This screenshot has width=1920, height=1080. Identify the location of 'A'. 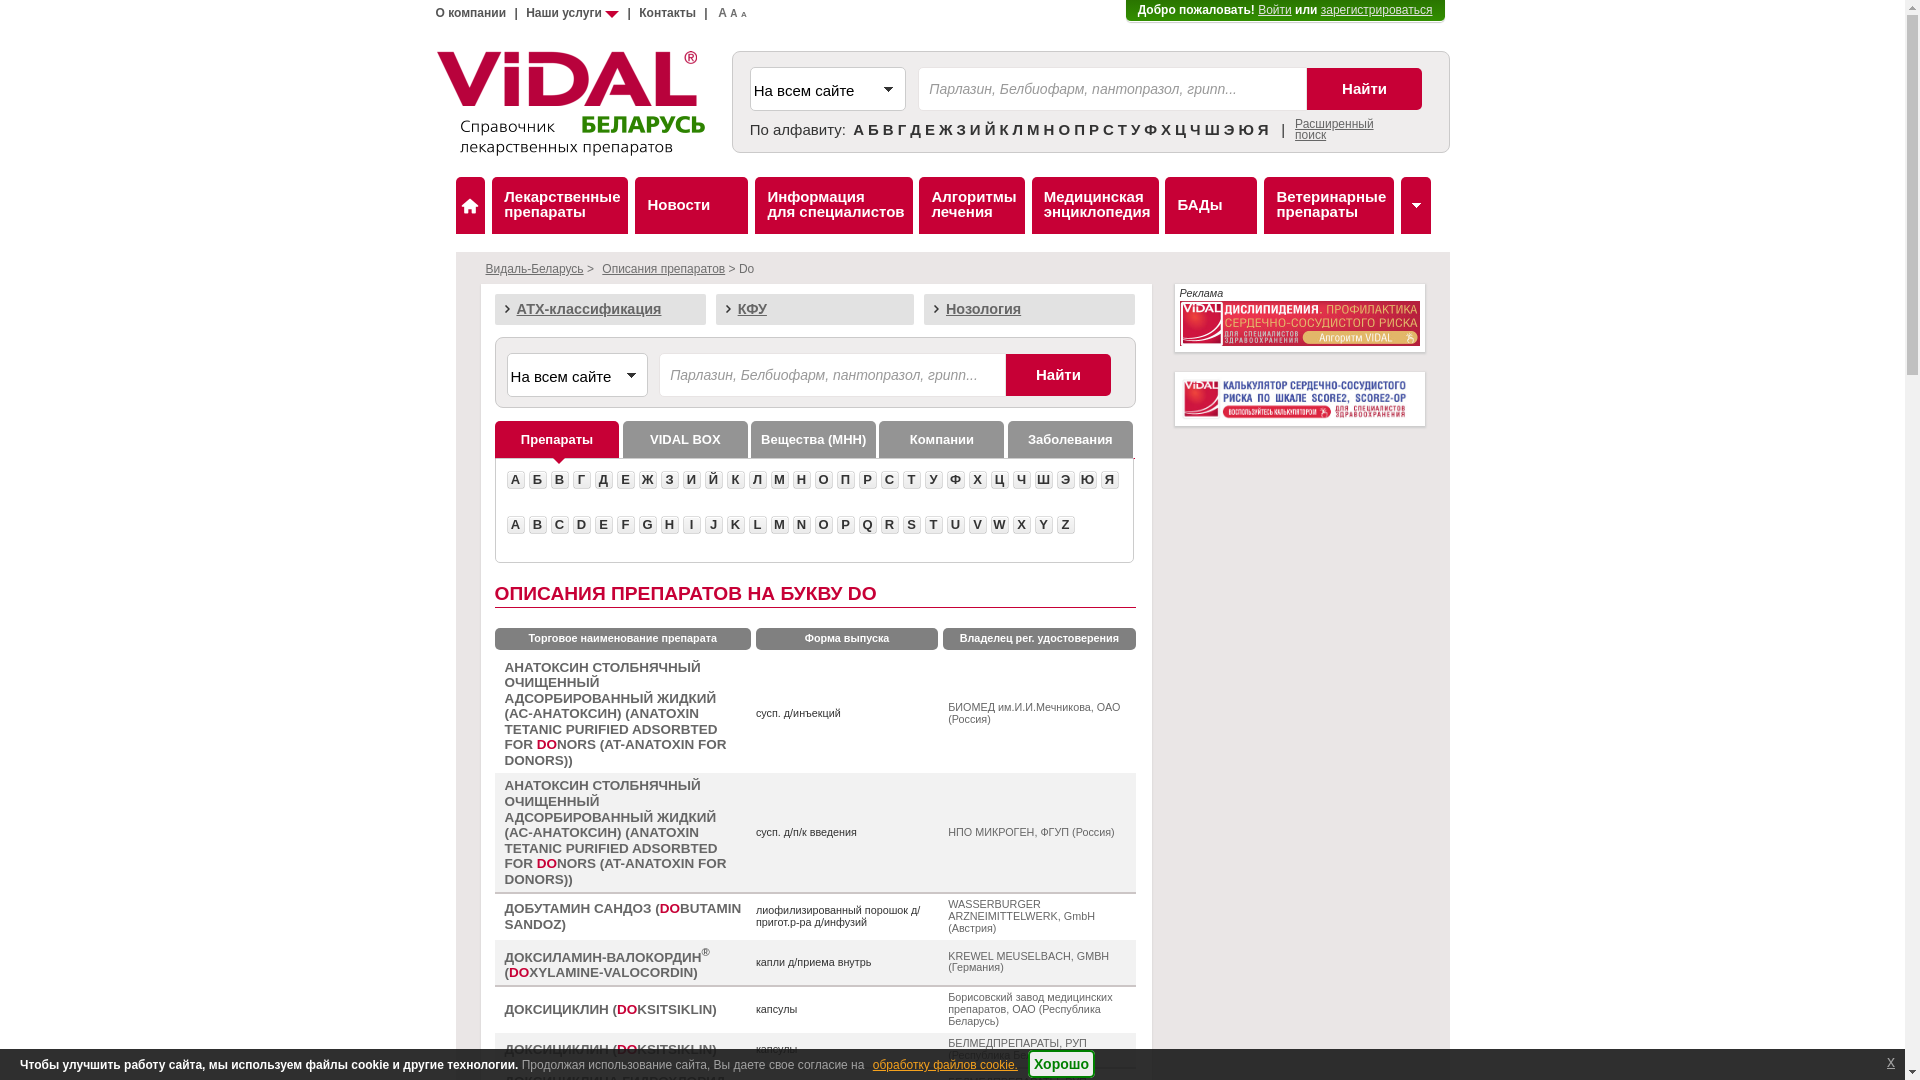
(514, 523).